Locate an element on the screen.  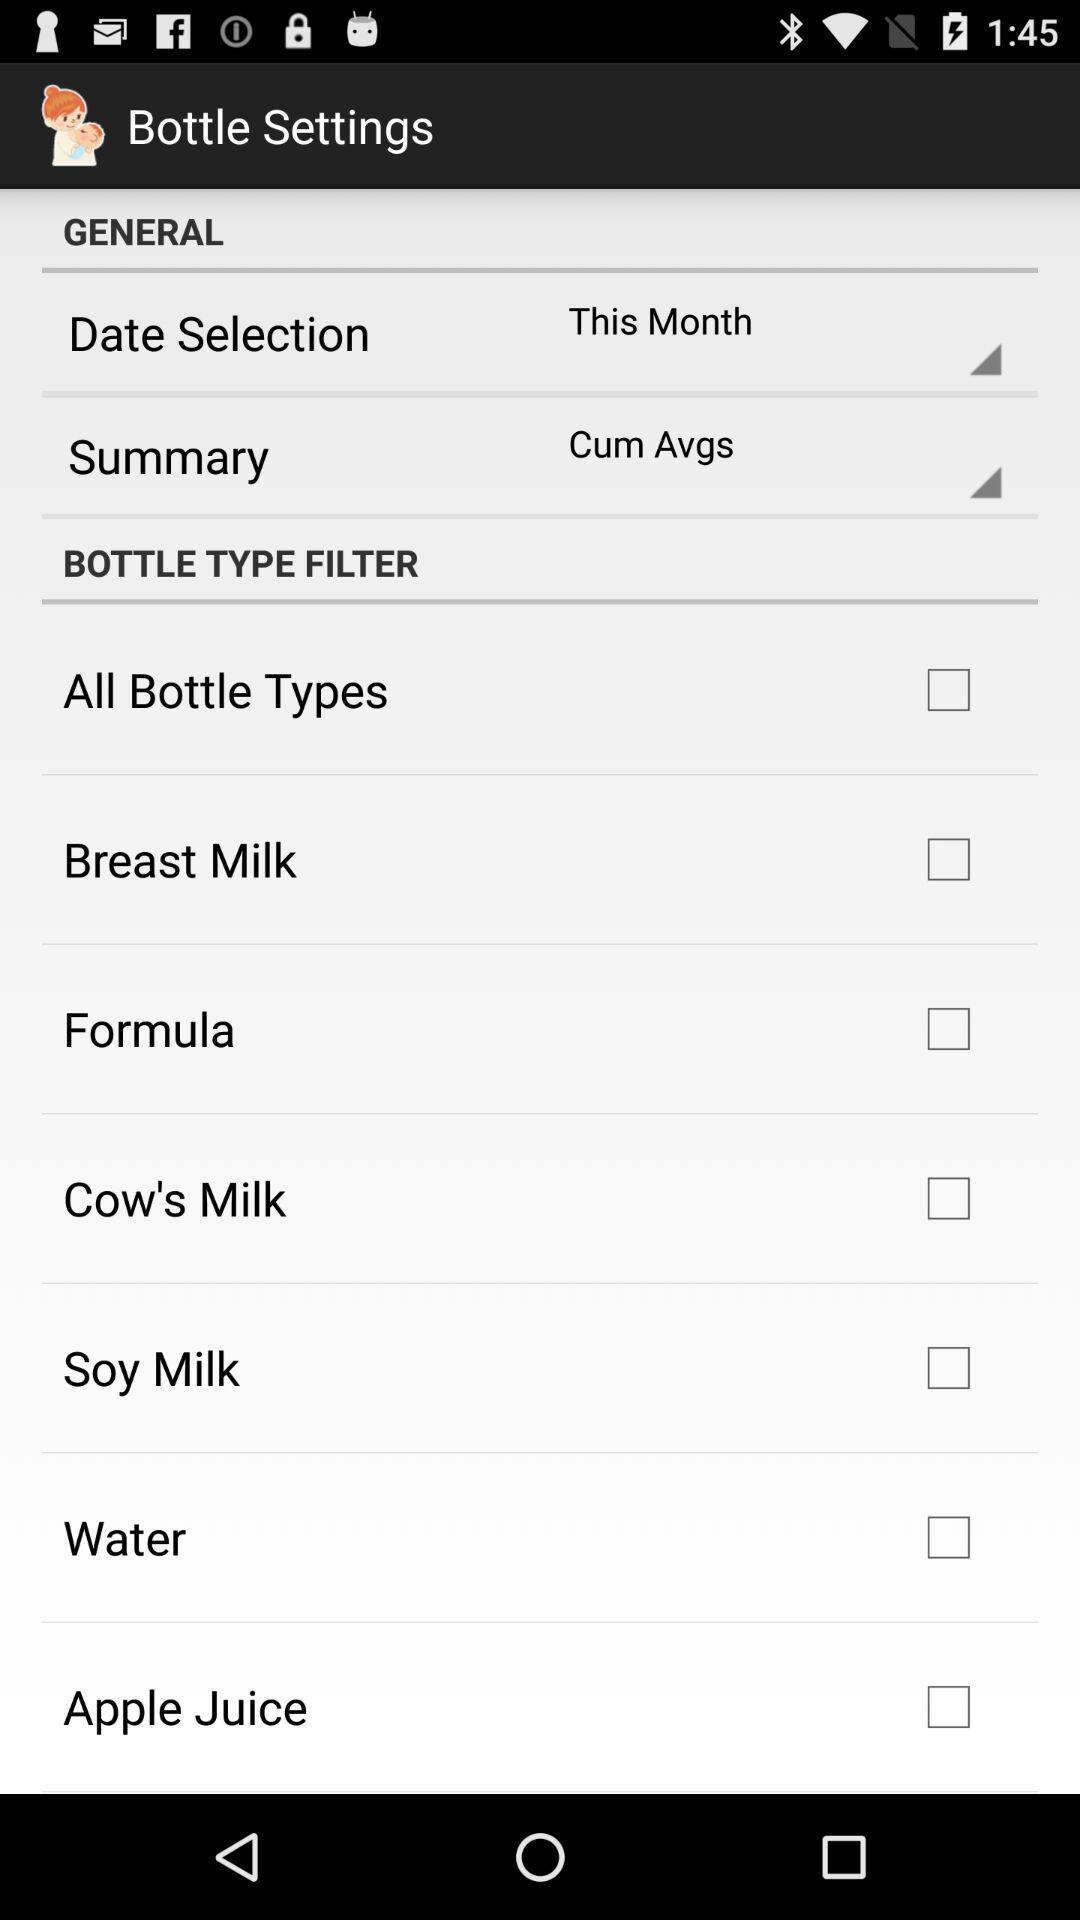
the icon above cow's milk is located at coordinates (148, 1028).